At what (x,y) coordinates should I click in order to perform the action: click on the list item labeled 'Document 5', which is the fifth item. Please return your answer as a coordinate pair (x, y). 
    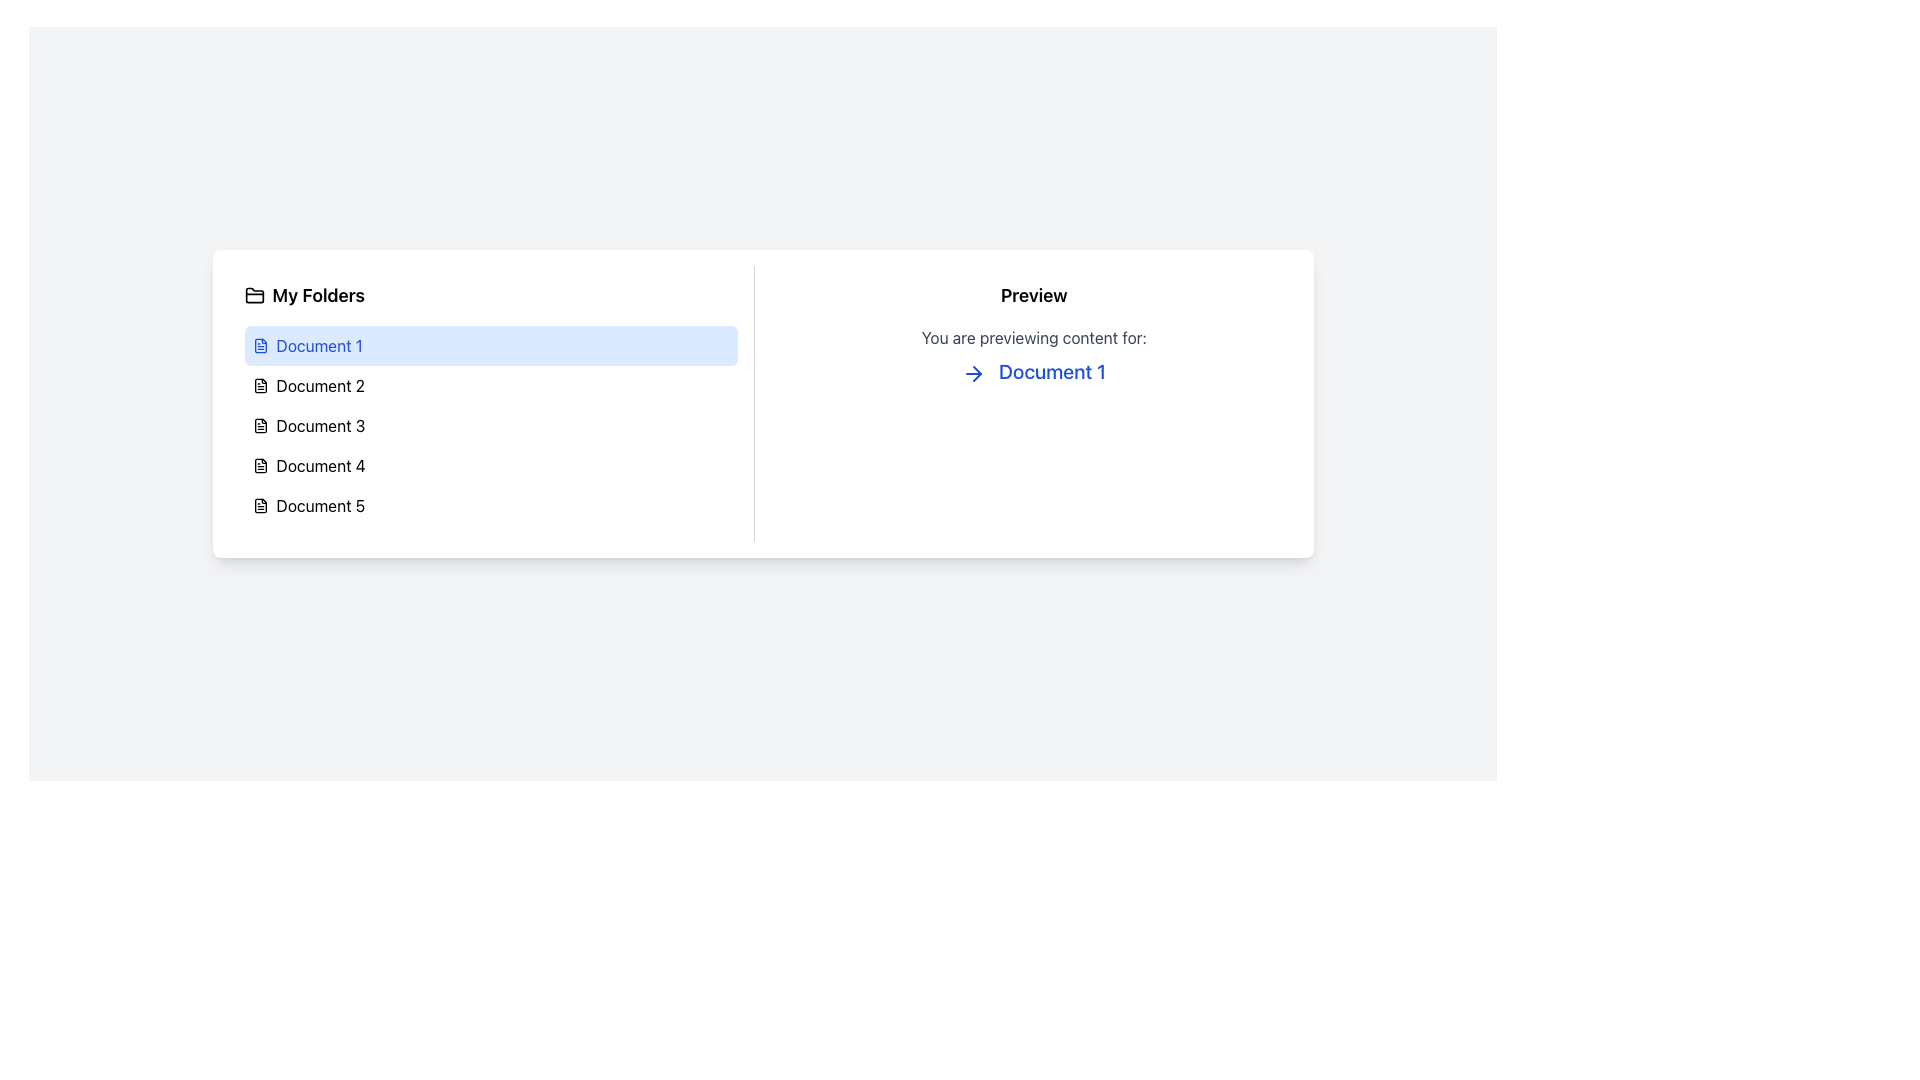
    Looking at the image, I should click on (491, 504).